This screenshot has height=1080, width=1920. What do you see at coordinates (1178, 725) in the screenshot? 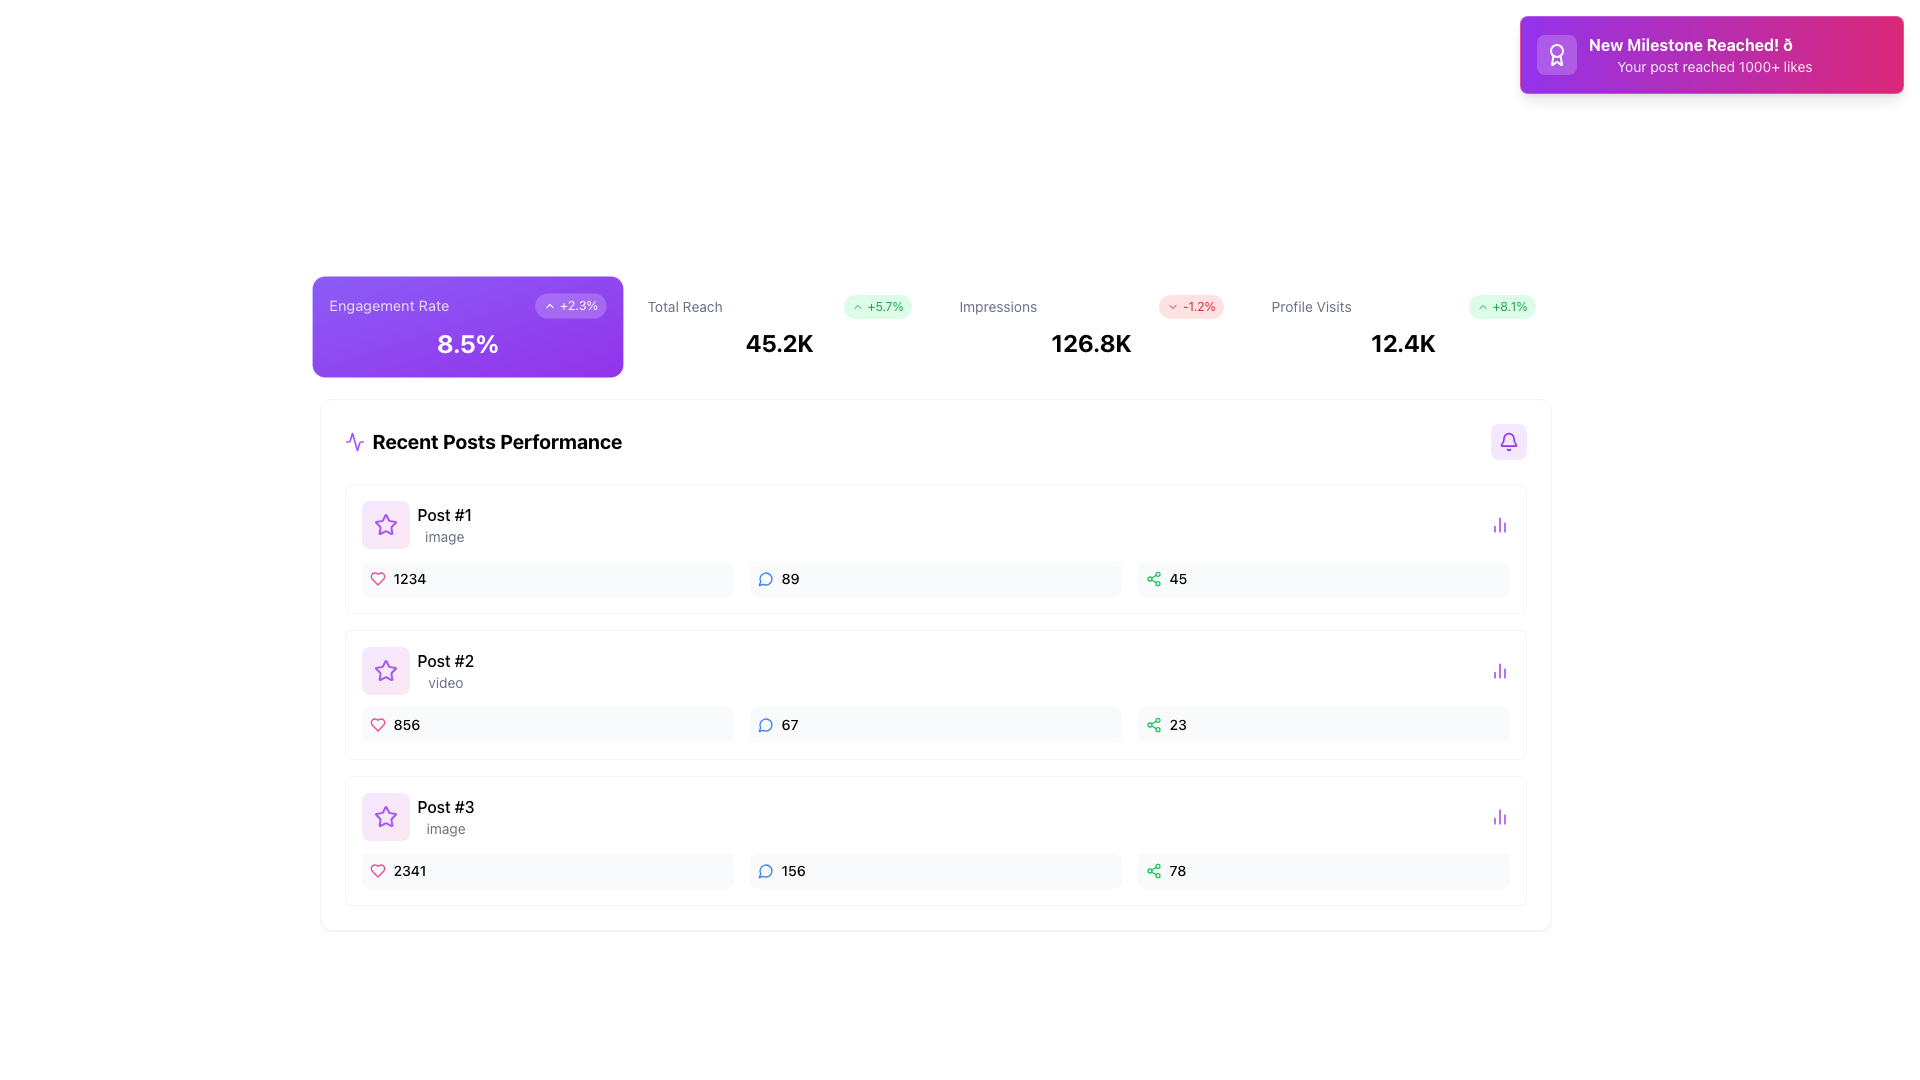
I see `the small text label displaying '23', which is the last element in a data row within the 'Recent Posts Performance' section` at bounding box center [1178, 725].